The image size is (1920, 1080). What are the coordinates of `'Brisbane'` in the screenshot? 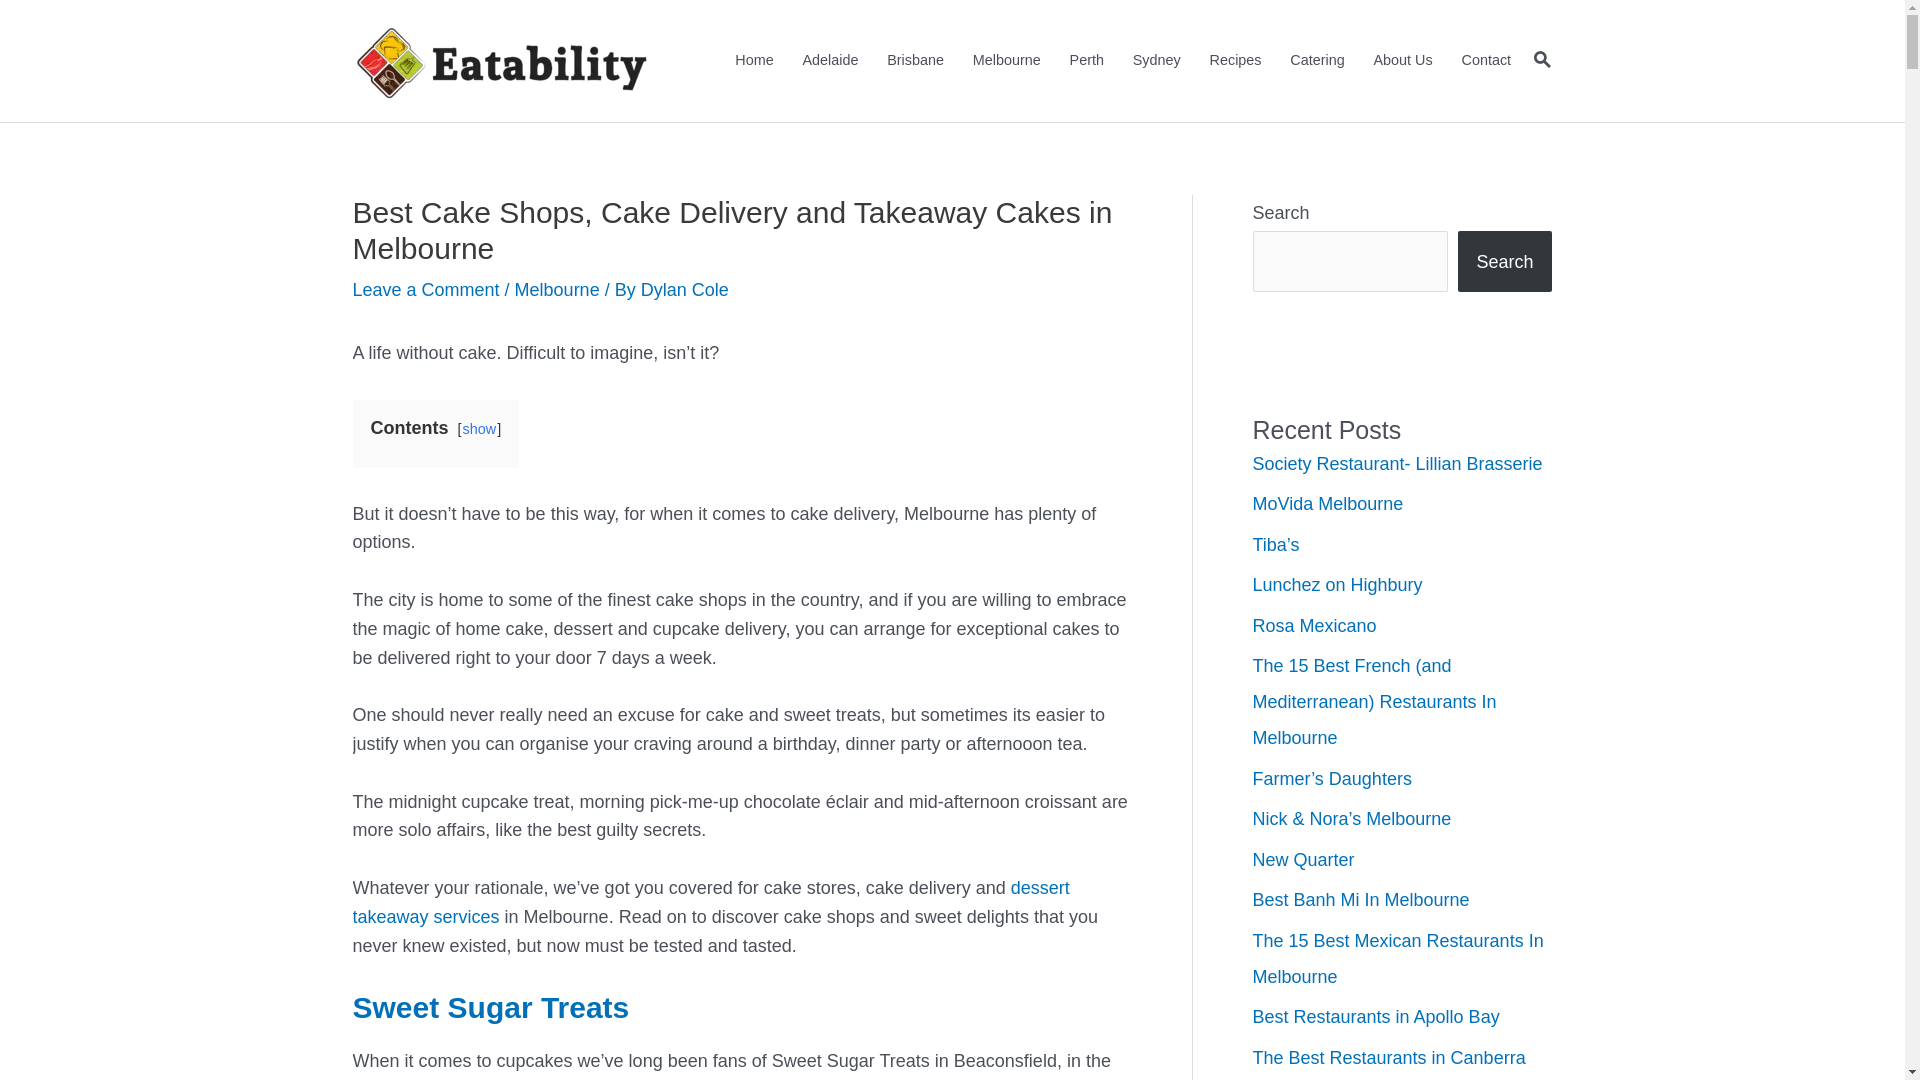 It's located at (873, 60).